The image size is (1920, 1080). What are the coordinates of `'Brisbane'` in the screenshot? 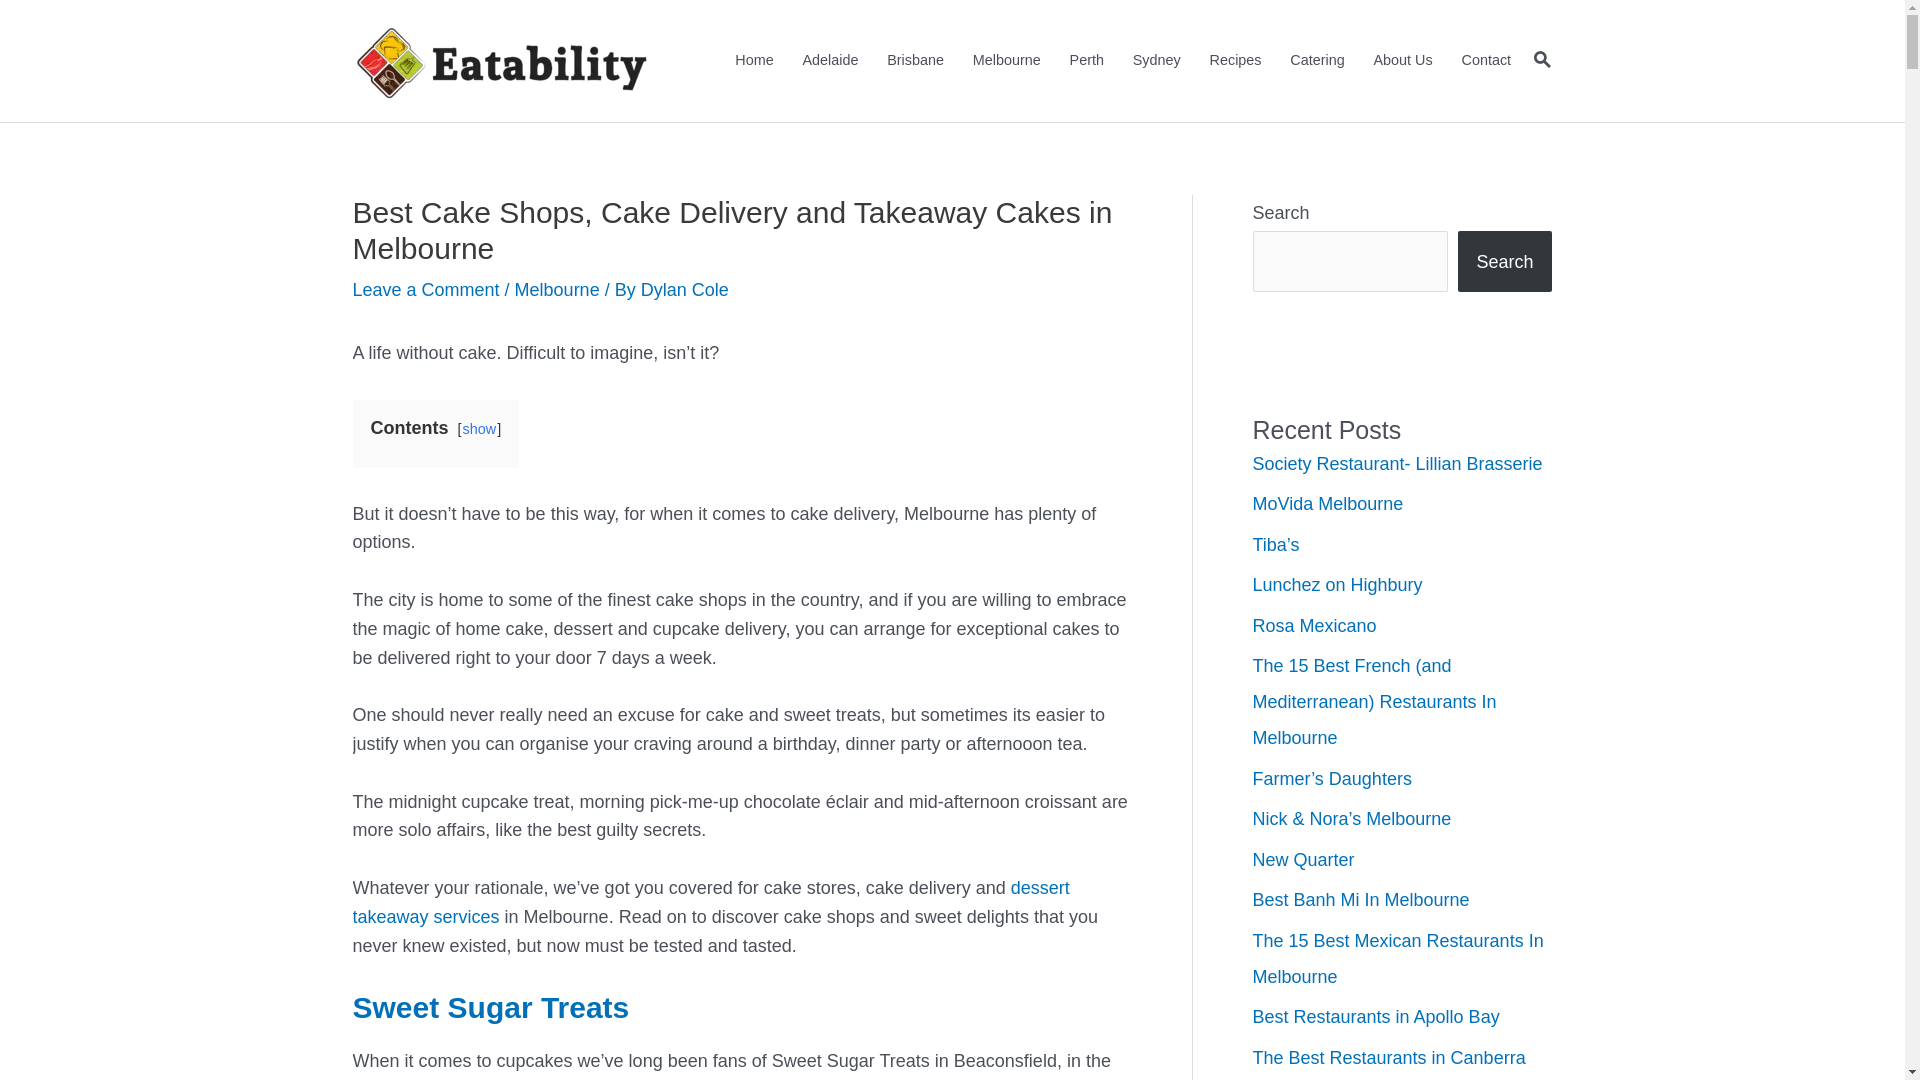 It's located at (873, 60).